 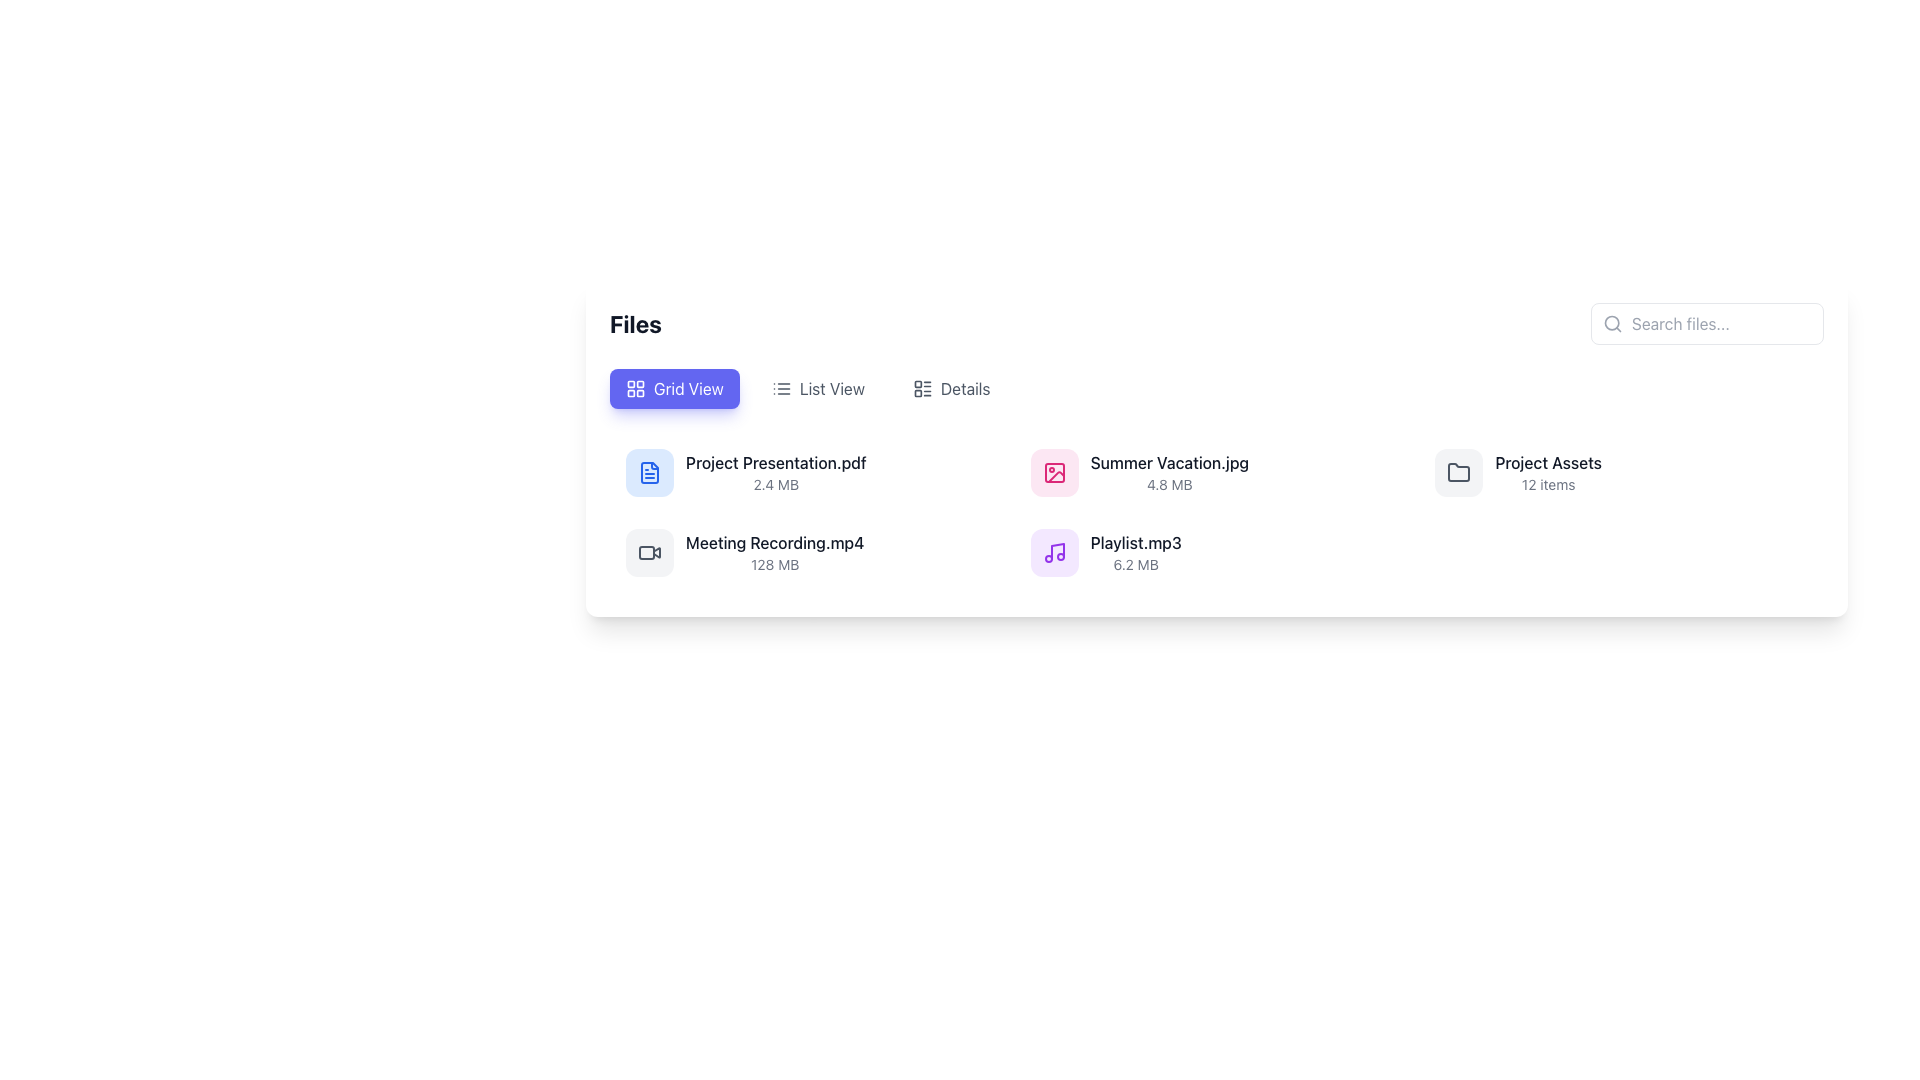 I want to click on text of the label displaying the file name 'Meeting Recording.mp4' and its size '128 MB' located in the second column of the file grid interface, so click(x=774, y=552).